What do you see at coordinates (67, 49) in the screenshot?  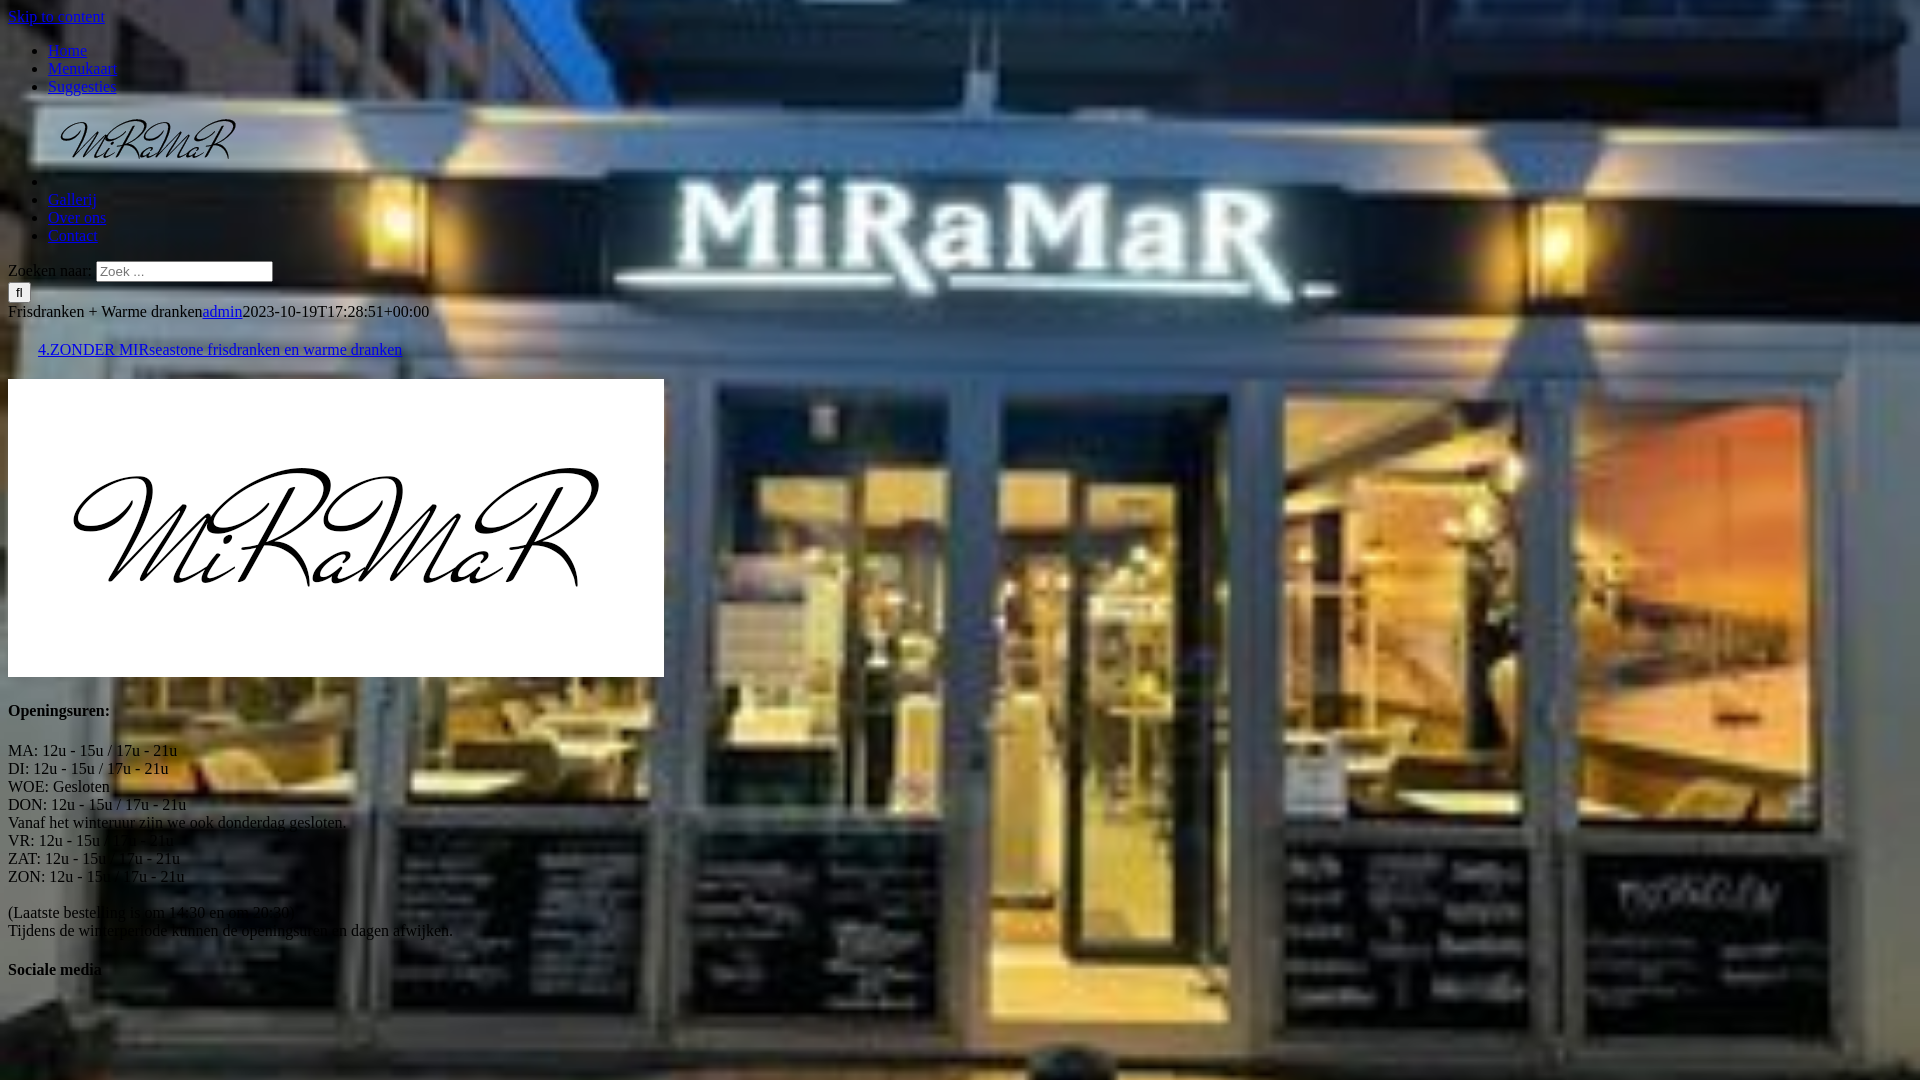 I see `'Home'` at bounding box center [67, 49].